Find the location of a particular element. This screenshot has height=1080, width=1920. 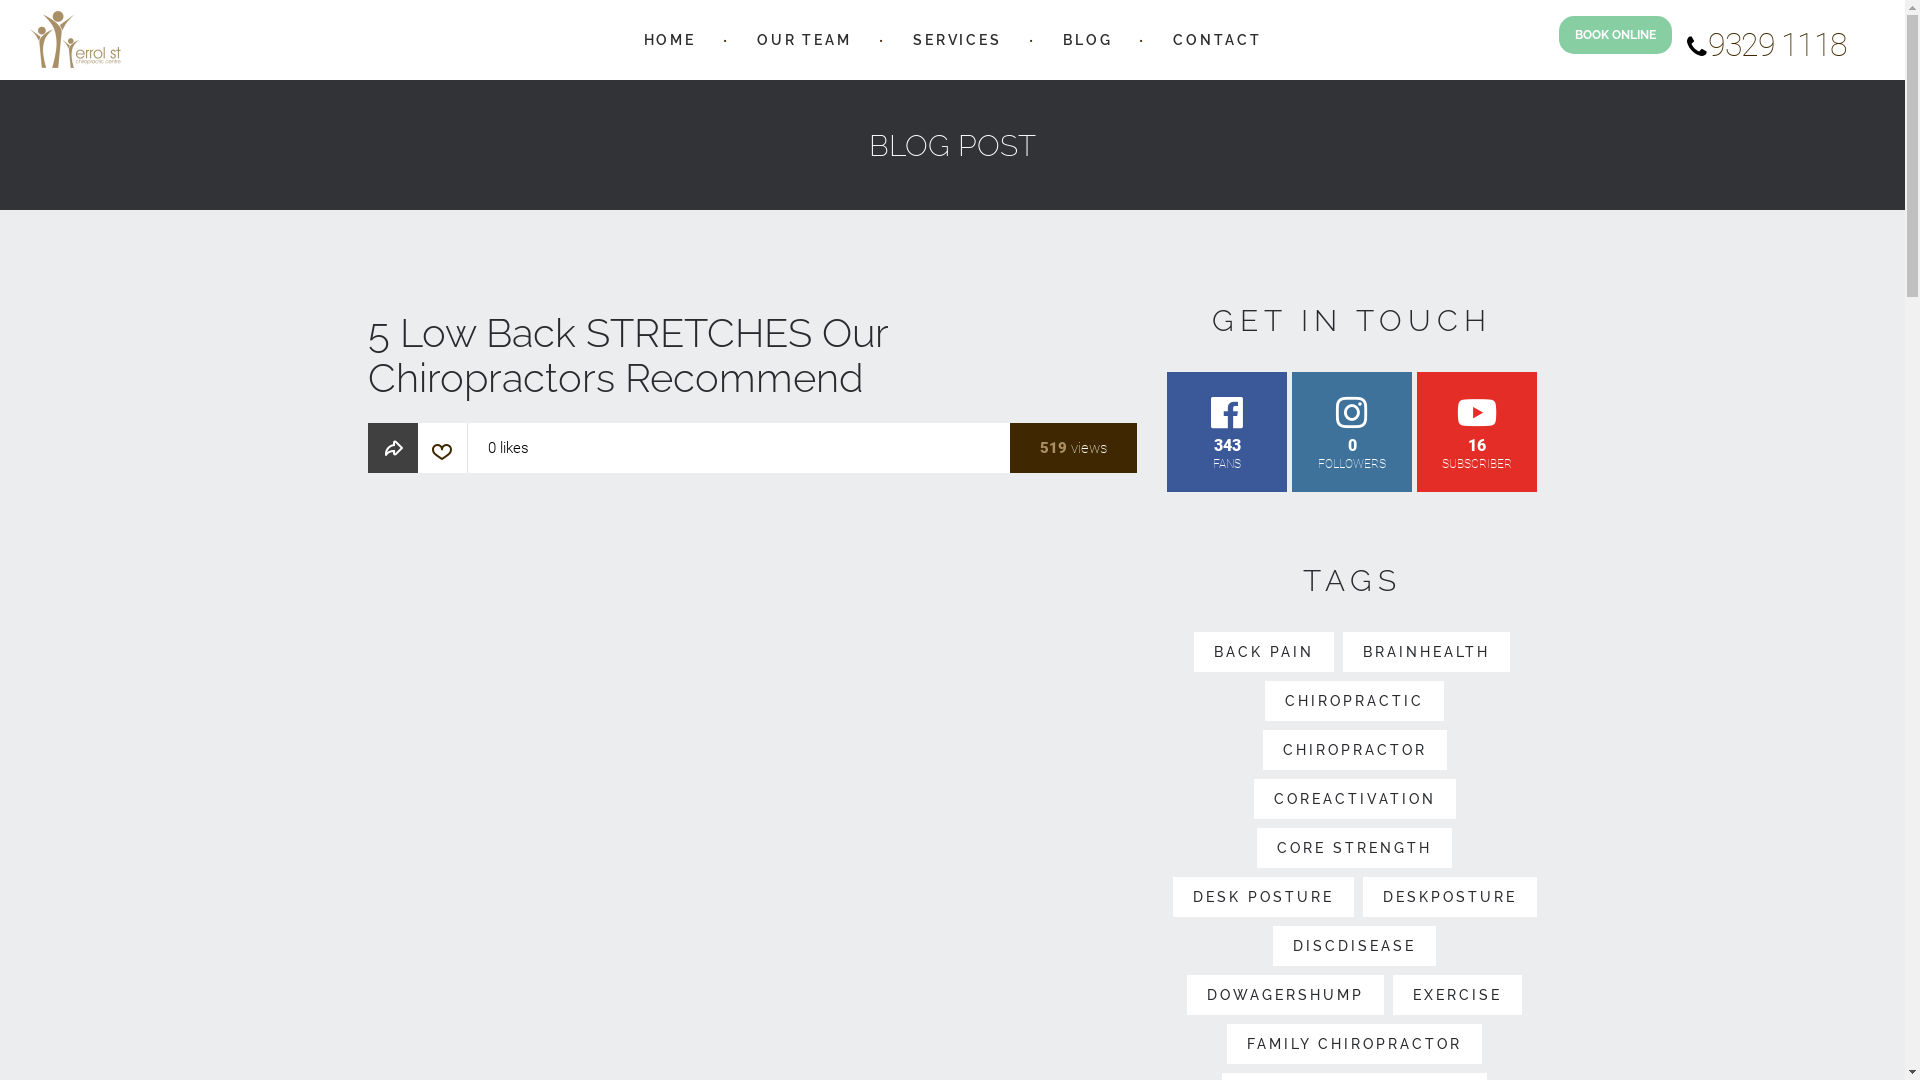

'BLOG' is located at coordinates (1086, 39).